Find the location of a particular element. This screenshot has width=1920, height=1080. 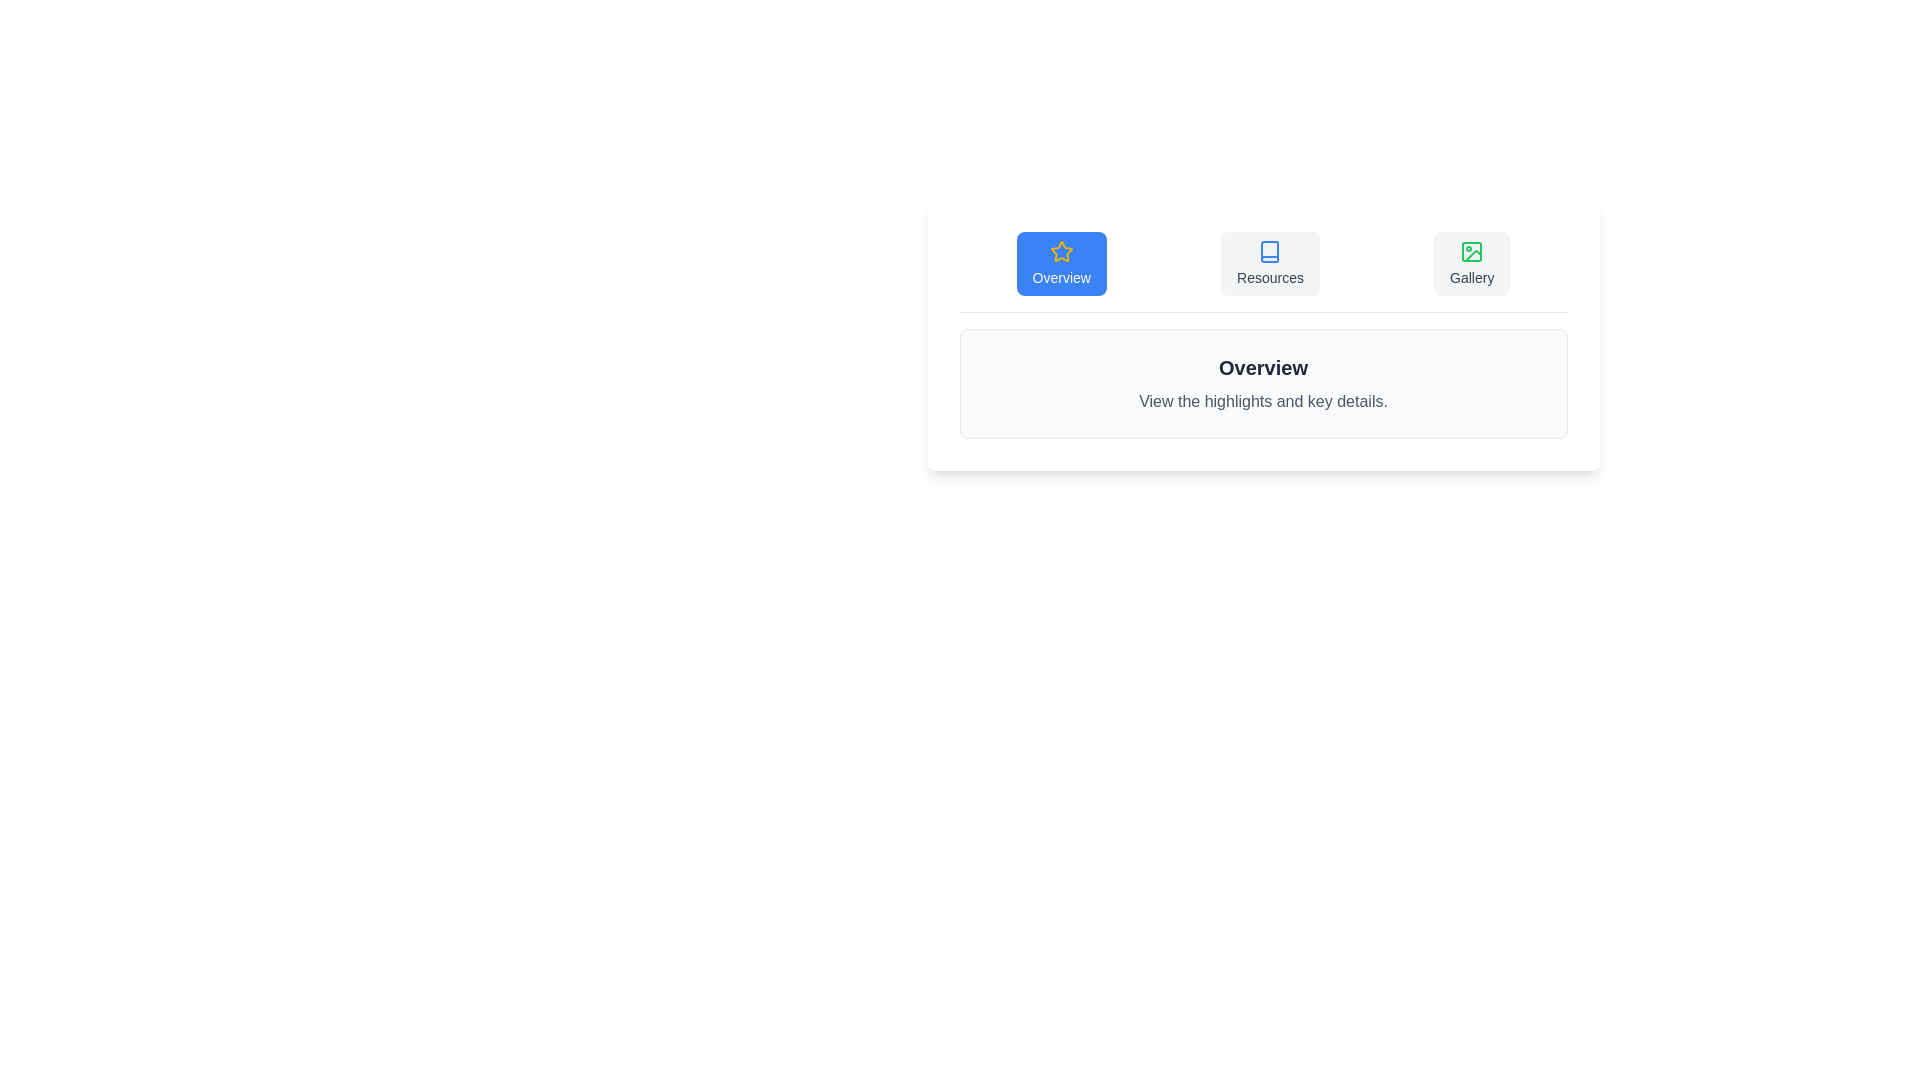

the icon of the Gallery tab is located at coordinates (1472, 250).